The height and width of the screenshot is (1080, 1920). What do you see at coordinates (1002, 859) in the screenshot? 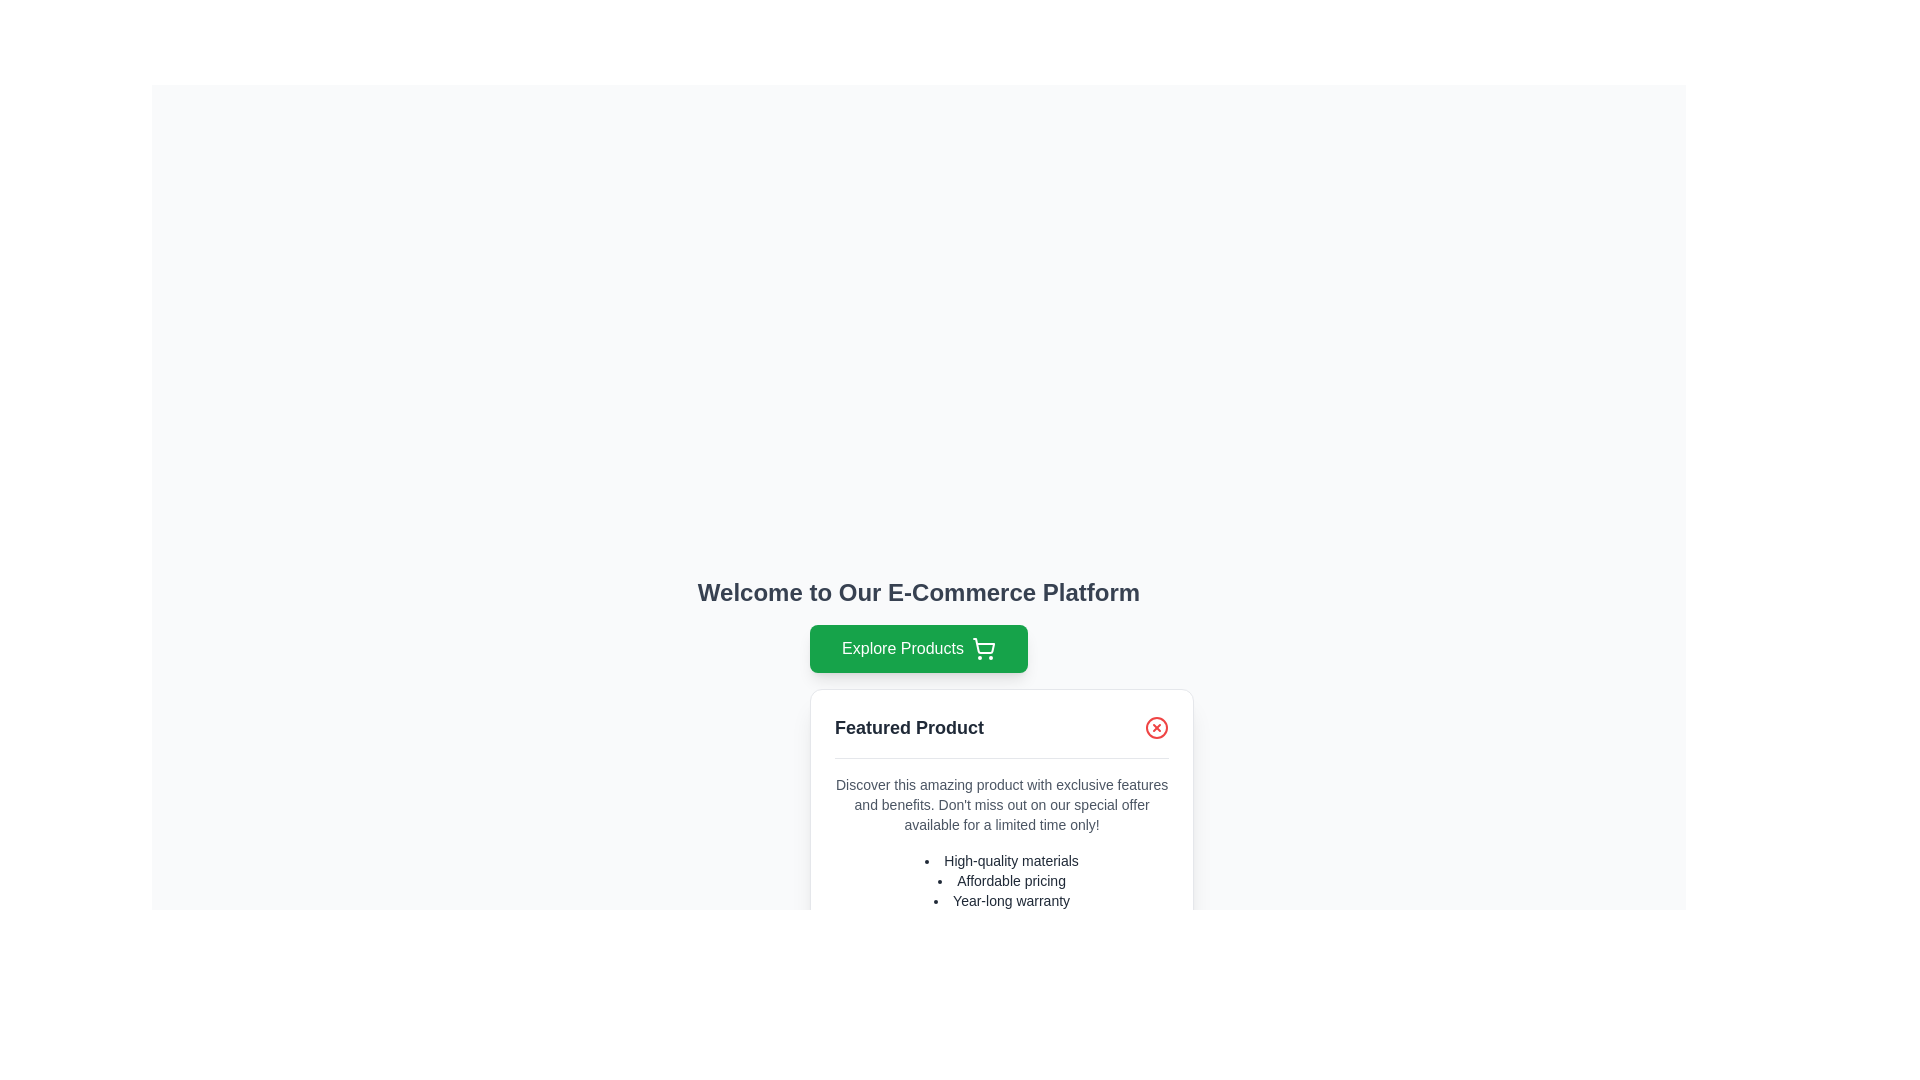
I see `text 'High-quality materials' which is the first item in the bulleted list under the section titled 'Featured Product.'` at bounding box center [1002, 859].